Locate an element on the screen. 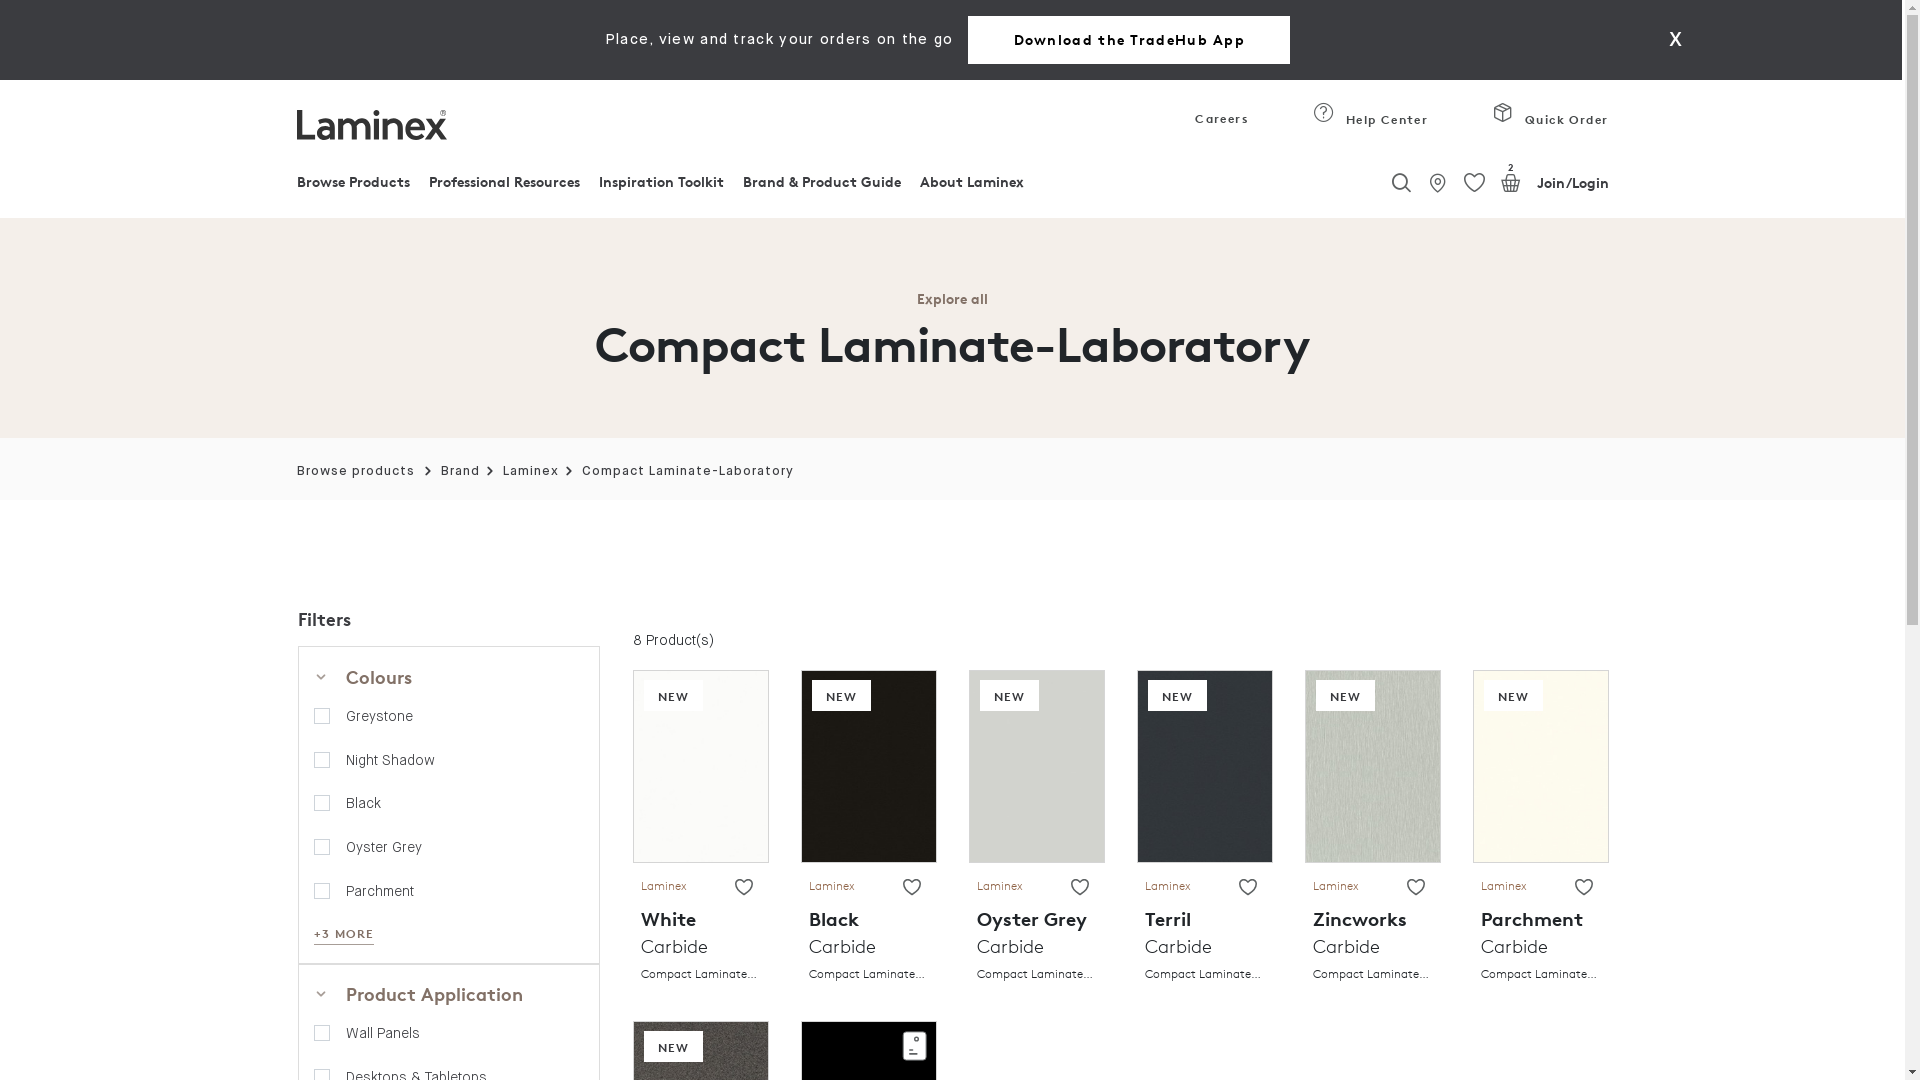 The width and height of the screenshot is (1920, 1080). 'Help Center' is located at coordinates (1369, 124).